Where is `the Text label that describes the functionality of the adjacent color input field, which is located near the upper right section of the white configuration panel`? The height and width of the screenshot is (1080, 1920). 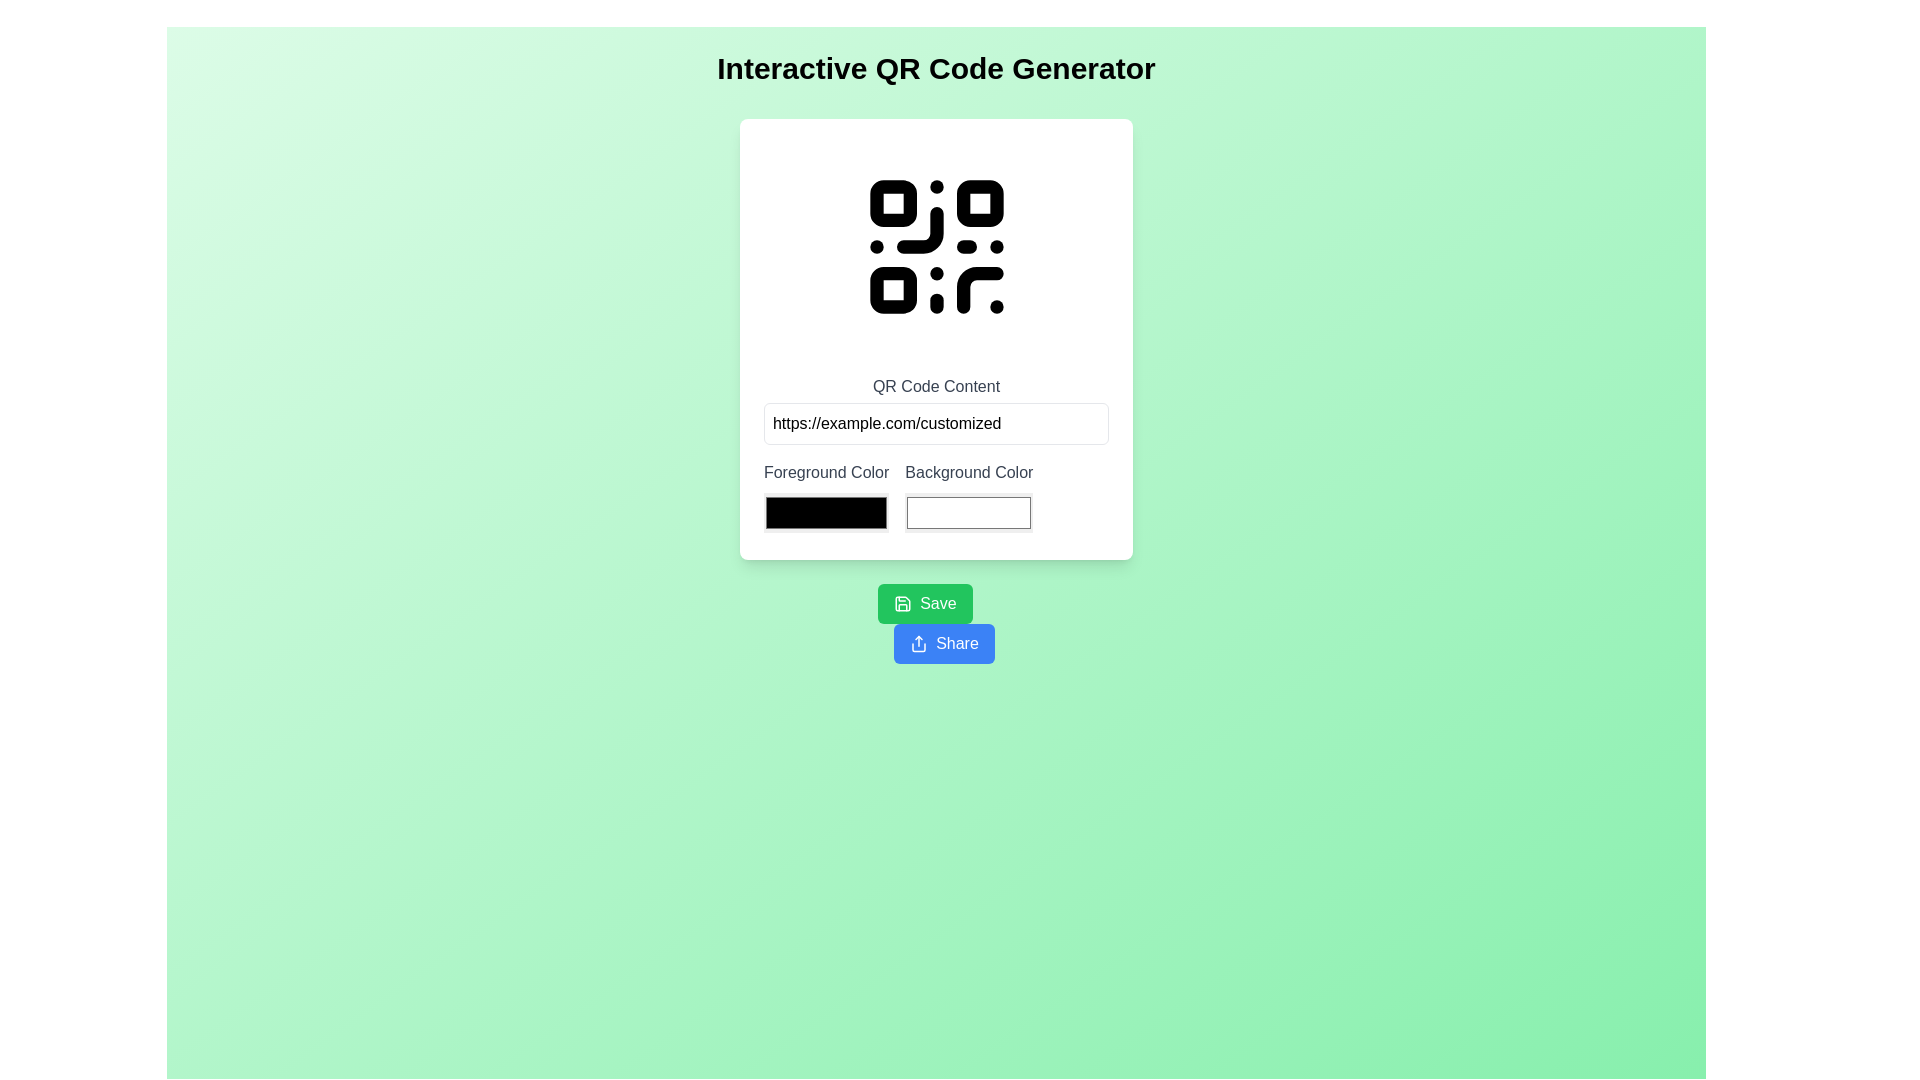 the Text label that describes the functionality of the adjacent color input field, which is located near the upper right section of the white configuration panel is located at coordinates (969, 473).